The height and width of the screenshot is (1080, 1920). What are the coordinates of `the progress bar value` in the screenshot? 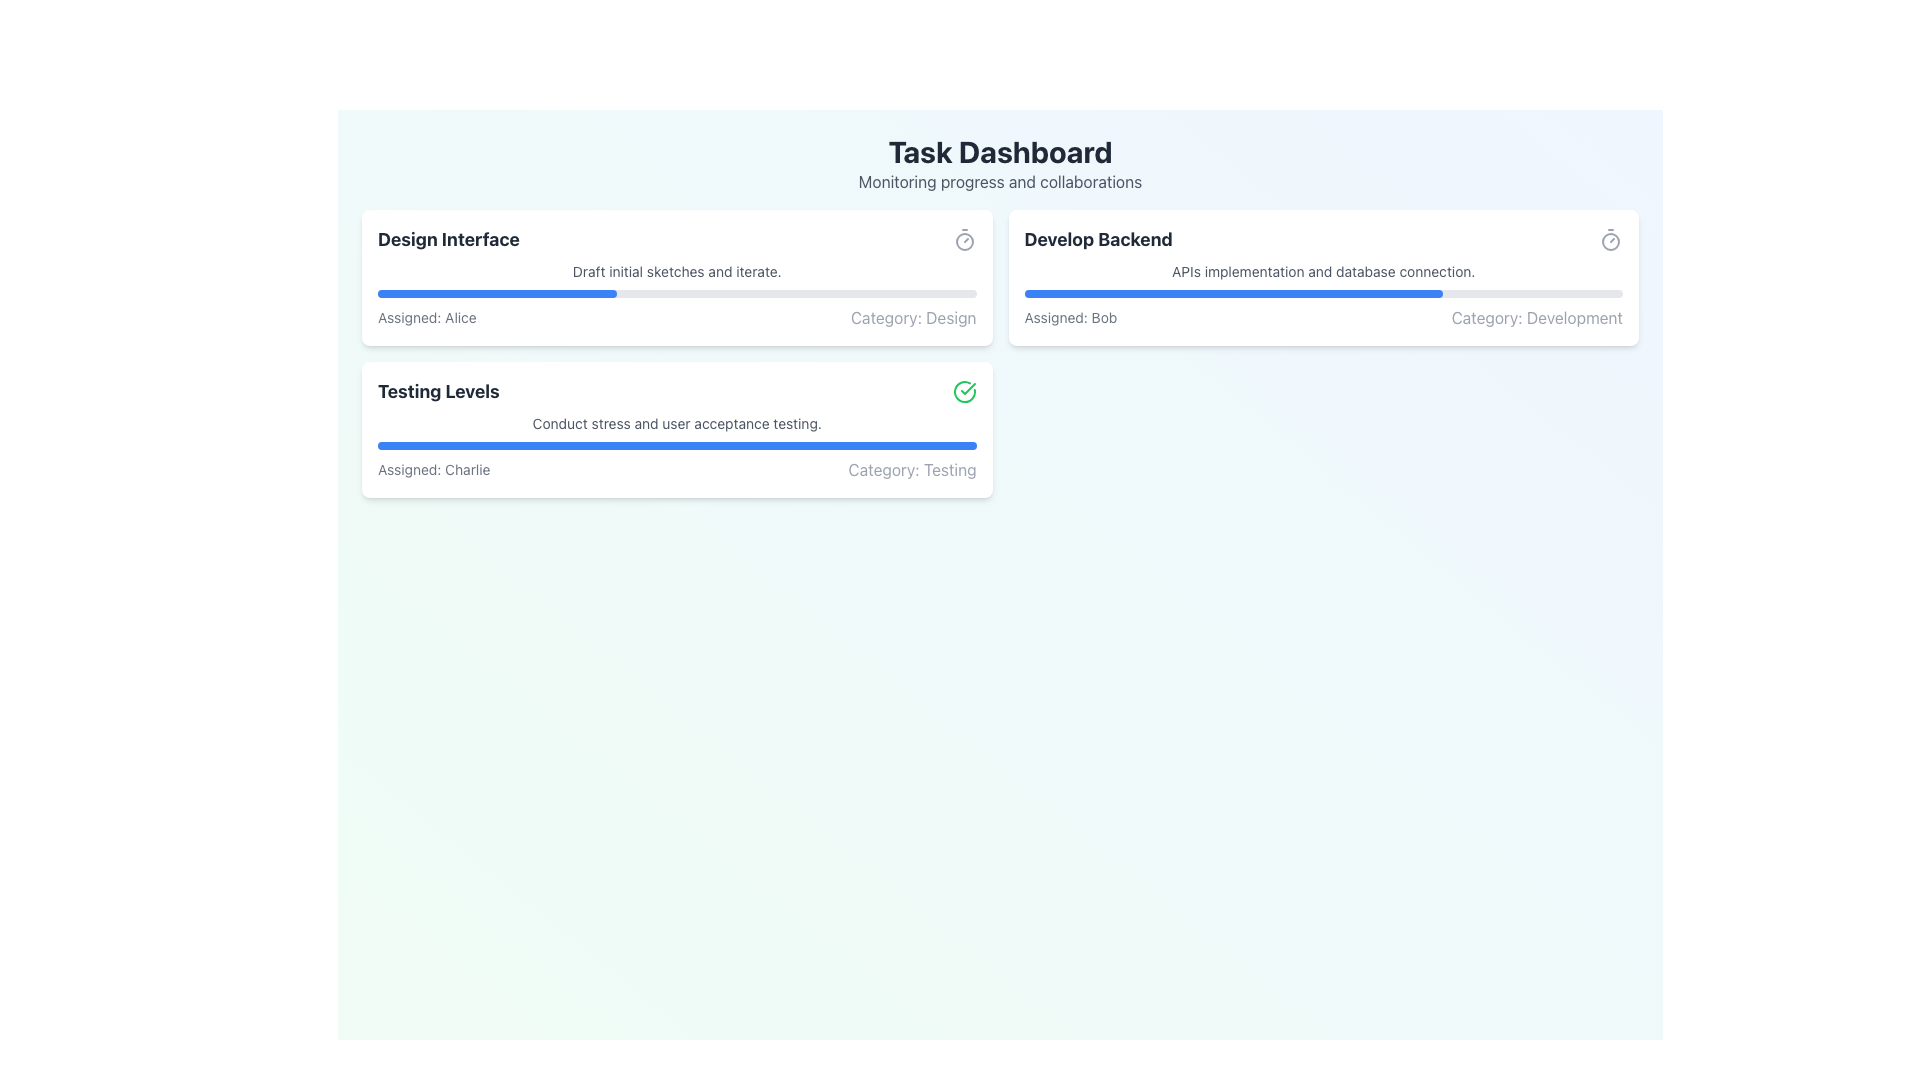 It's located at (1078, 293).